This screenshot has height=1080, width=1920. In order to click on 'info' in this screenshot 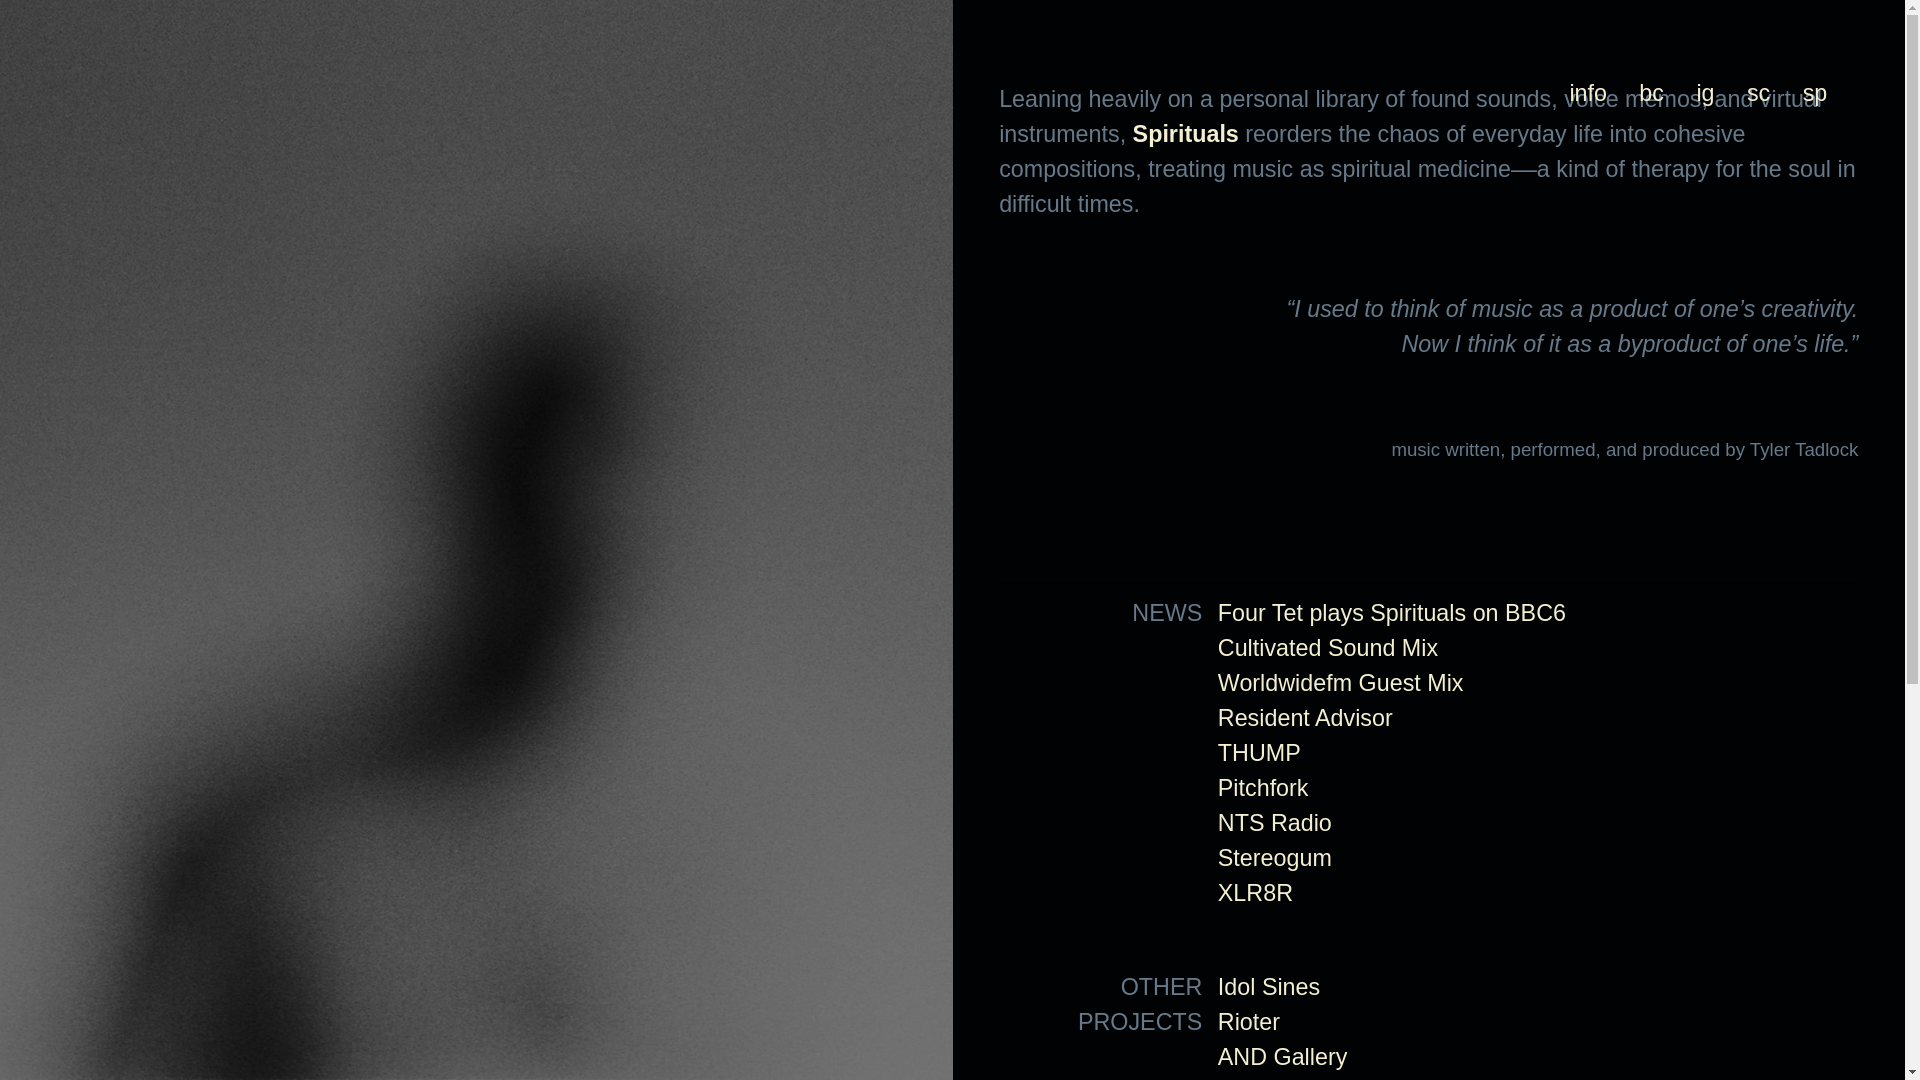, I will do `click(1587, 93)`.